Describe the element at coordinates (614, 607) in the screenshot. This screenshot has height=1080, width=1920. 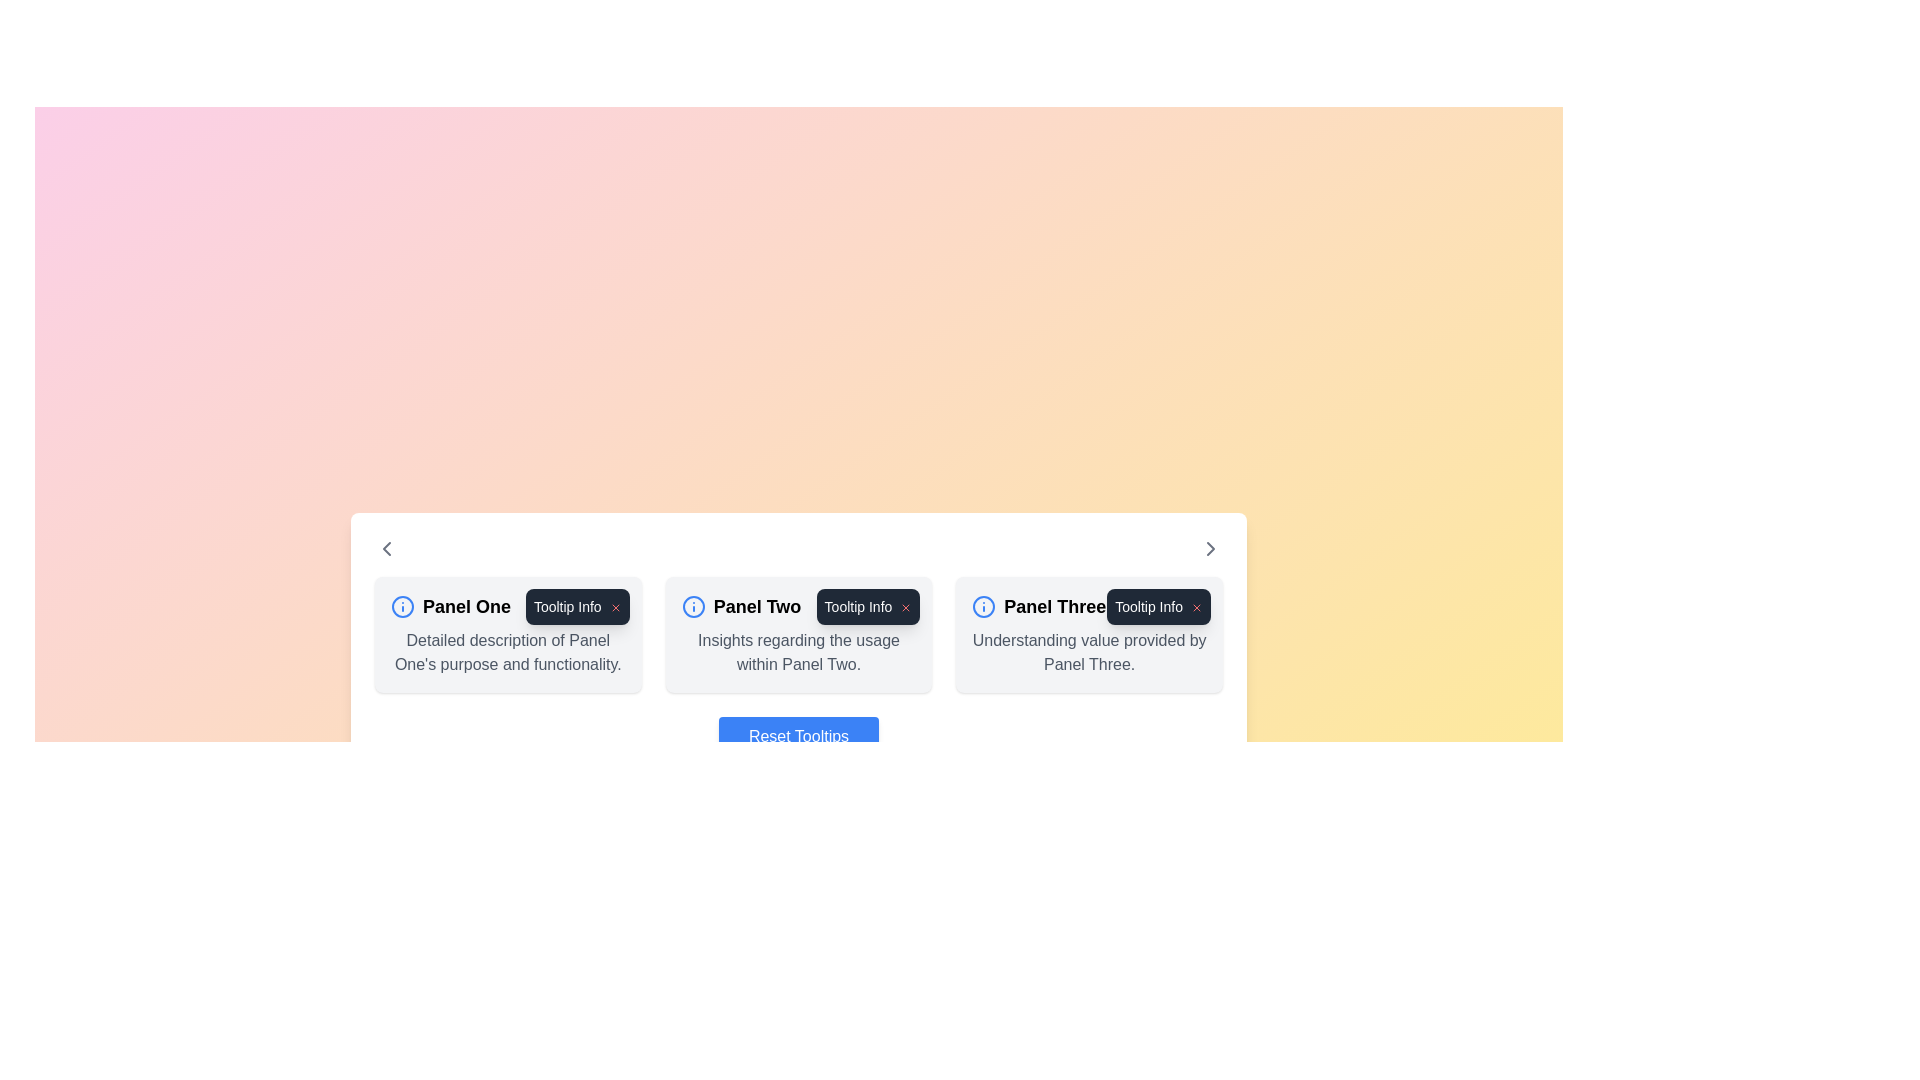
I see `the small, cross-shaped icon next to the 'Tooltip Info' label in the 'Panel One' section` at that location.